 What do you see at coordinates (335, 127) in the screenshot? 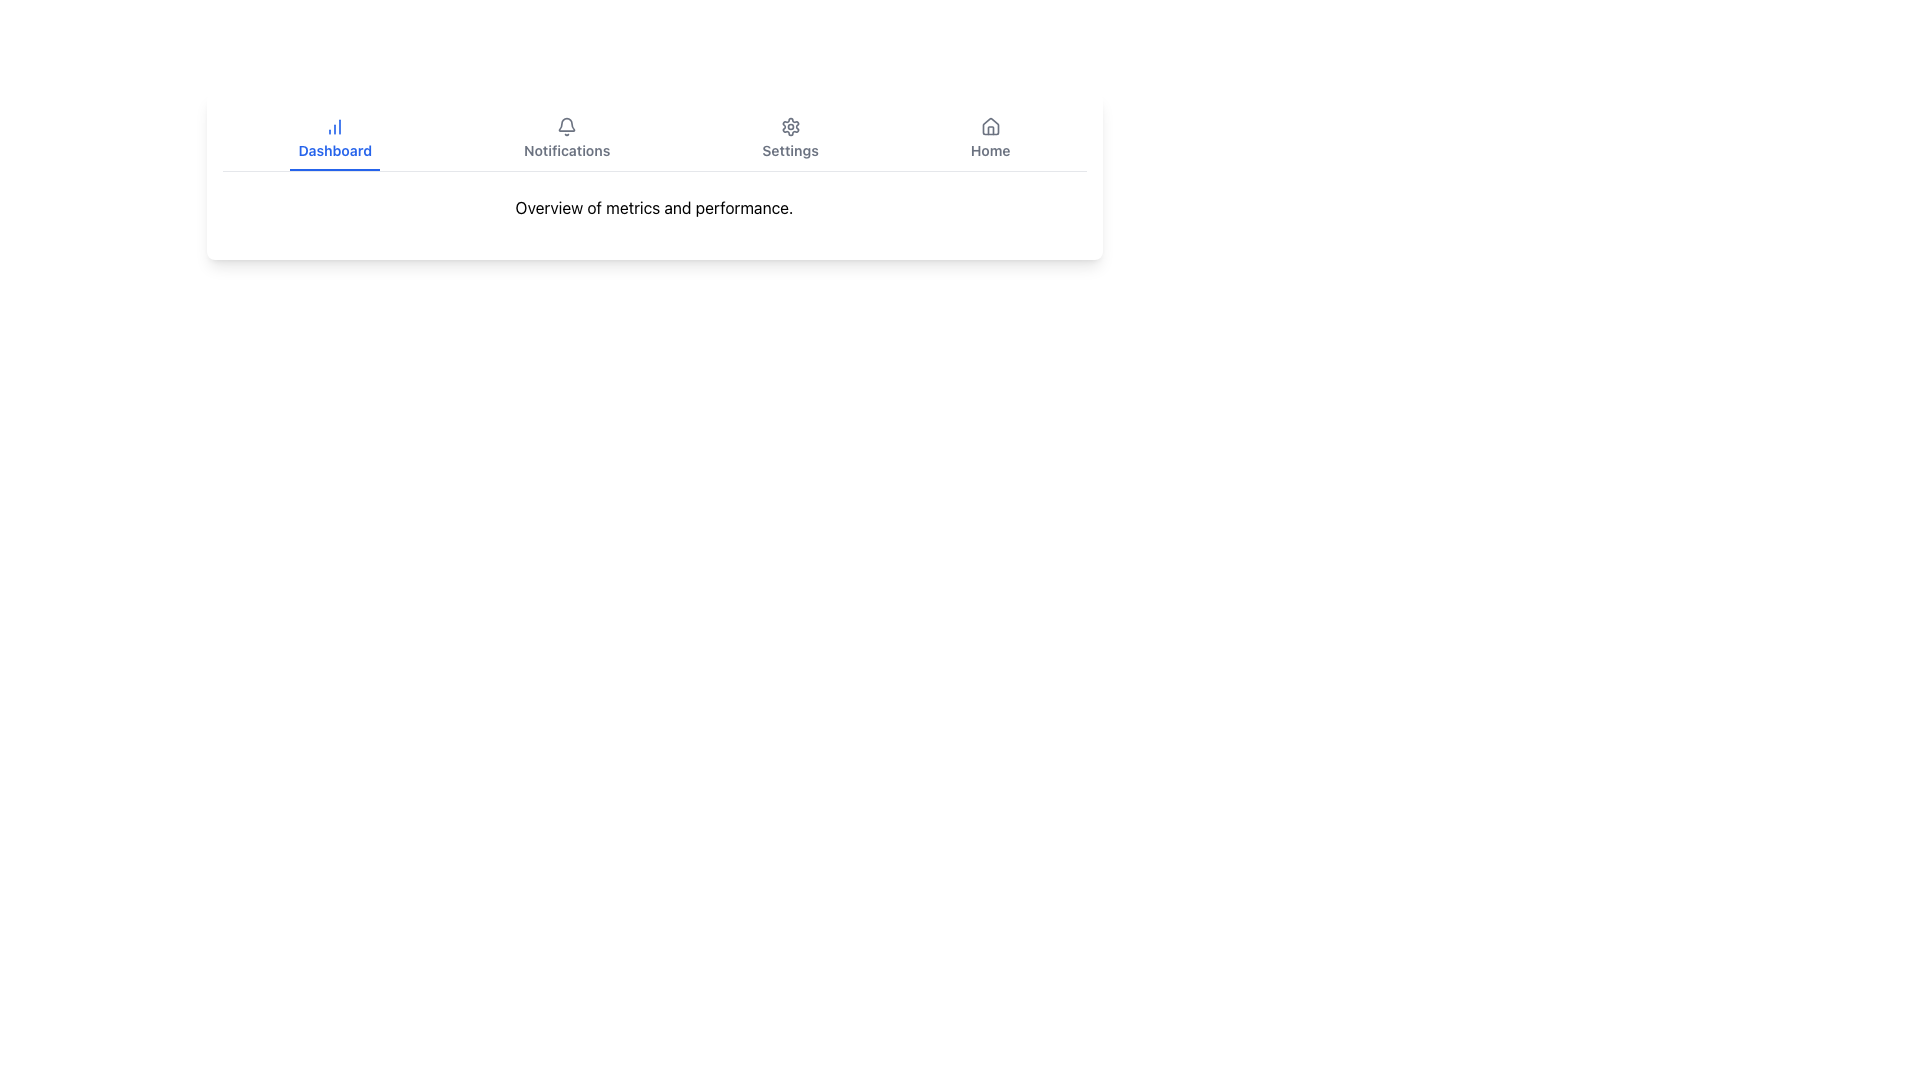
I see `the column chart-like icon representing the 'Dashboard' section in the top-center navigation bar` at bounding box center [335, 127].